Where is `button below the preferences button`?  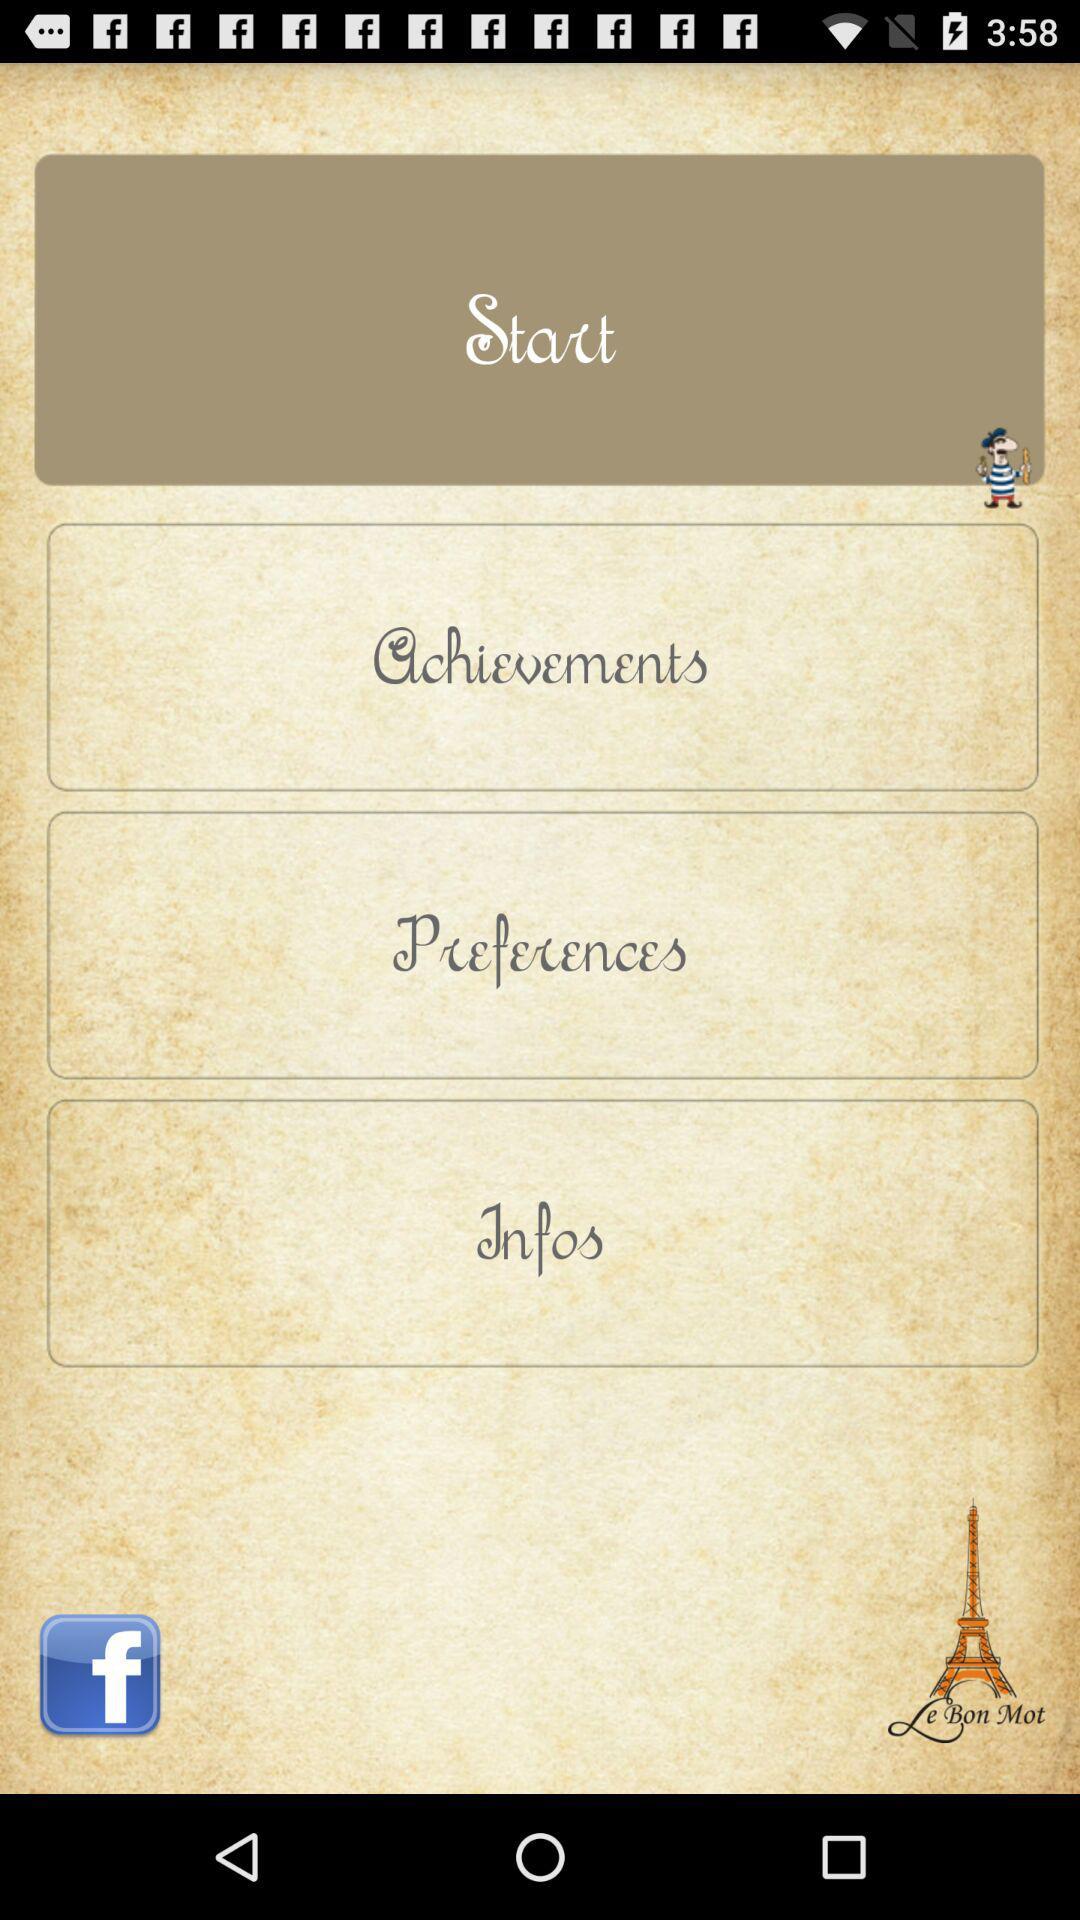
button below the preferences button is located at coordinates (540, 1231).